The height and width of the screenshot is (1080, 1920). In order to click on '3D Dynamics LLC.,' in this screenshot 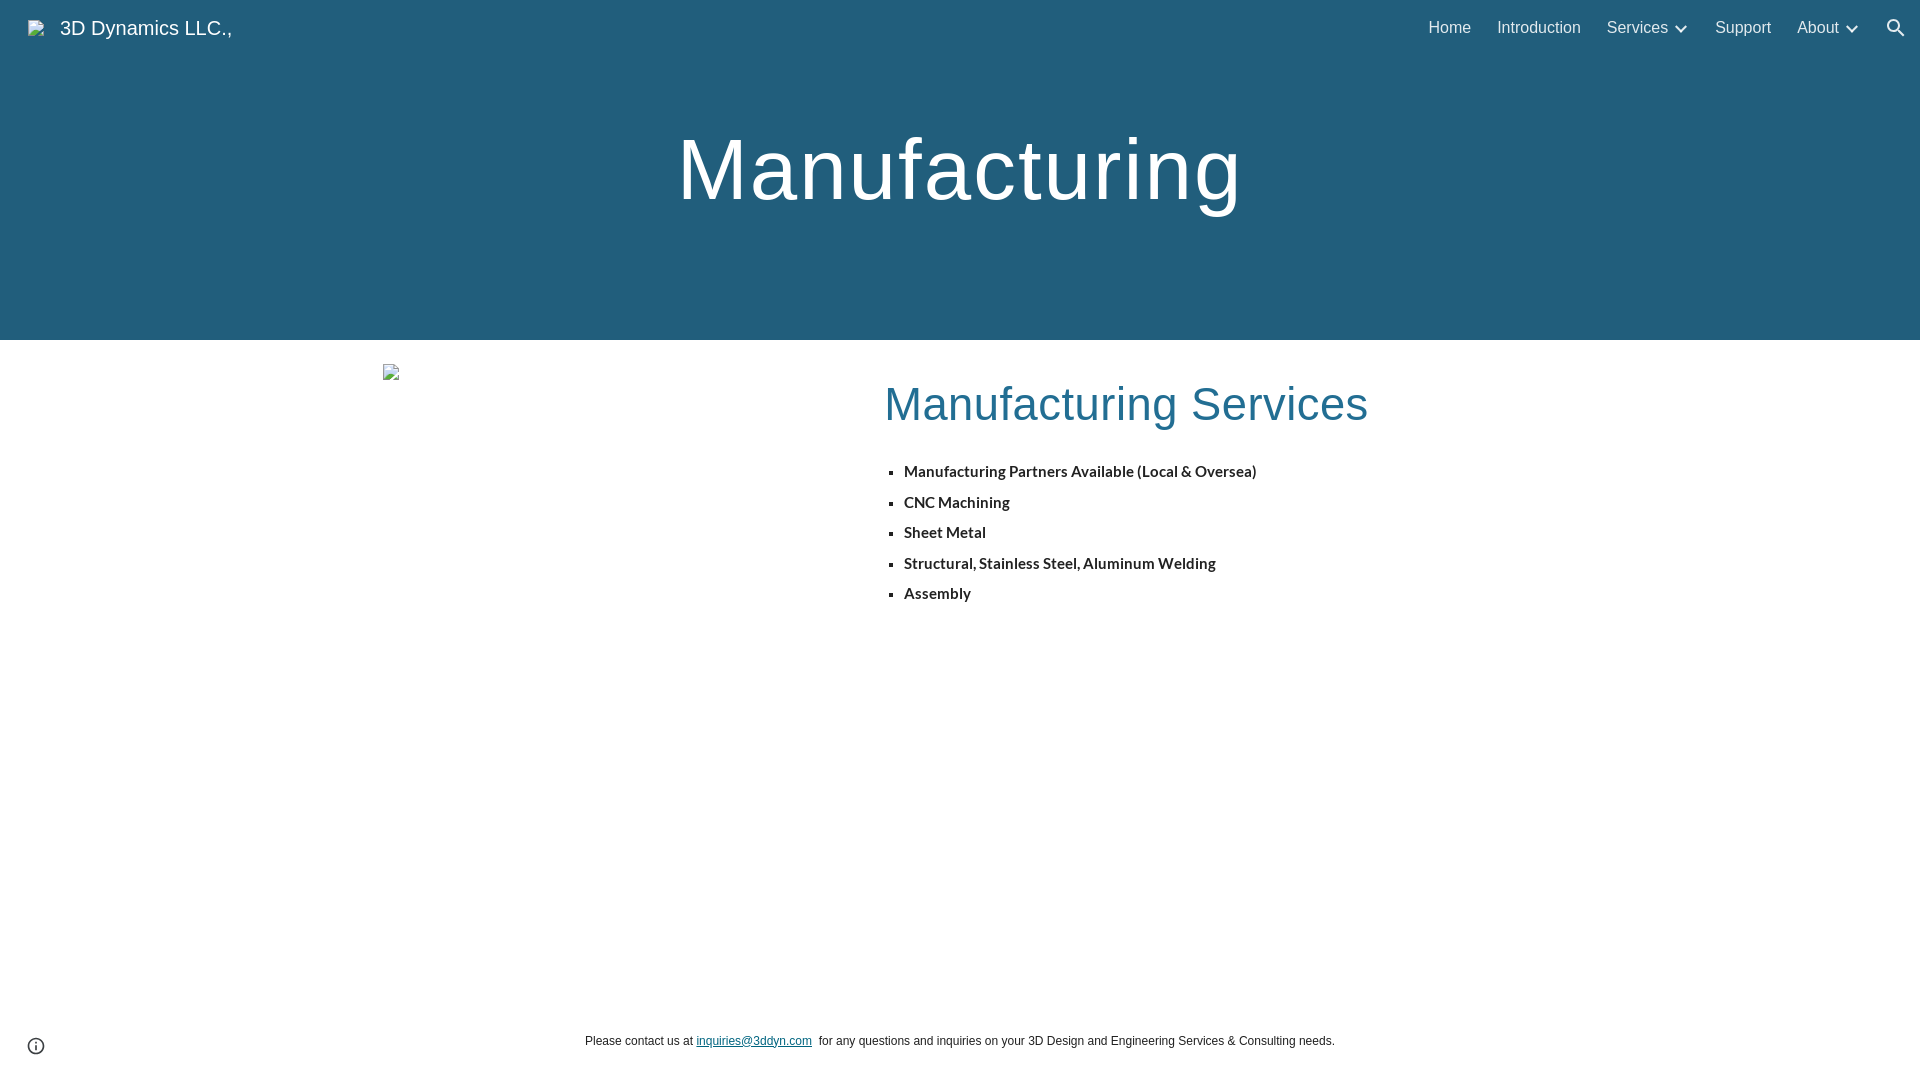, I will do `click(128, 26)`.